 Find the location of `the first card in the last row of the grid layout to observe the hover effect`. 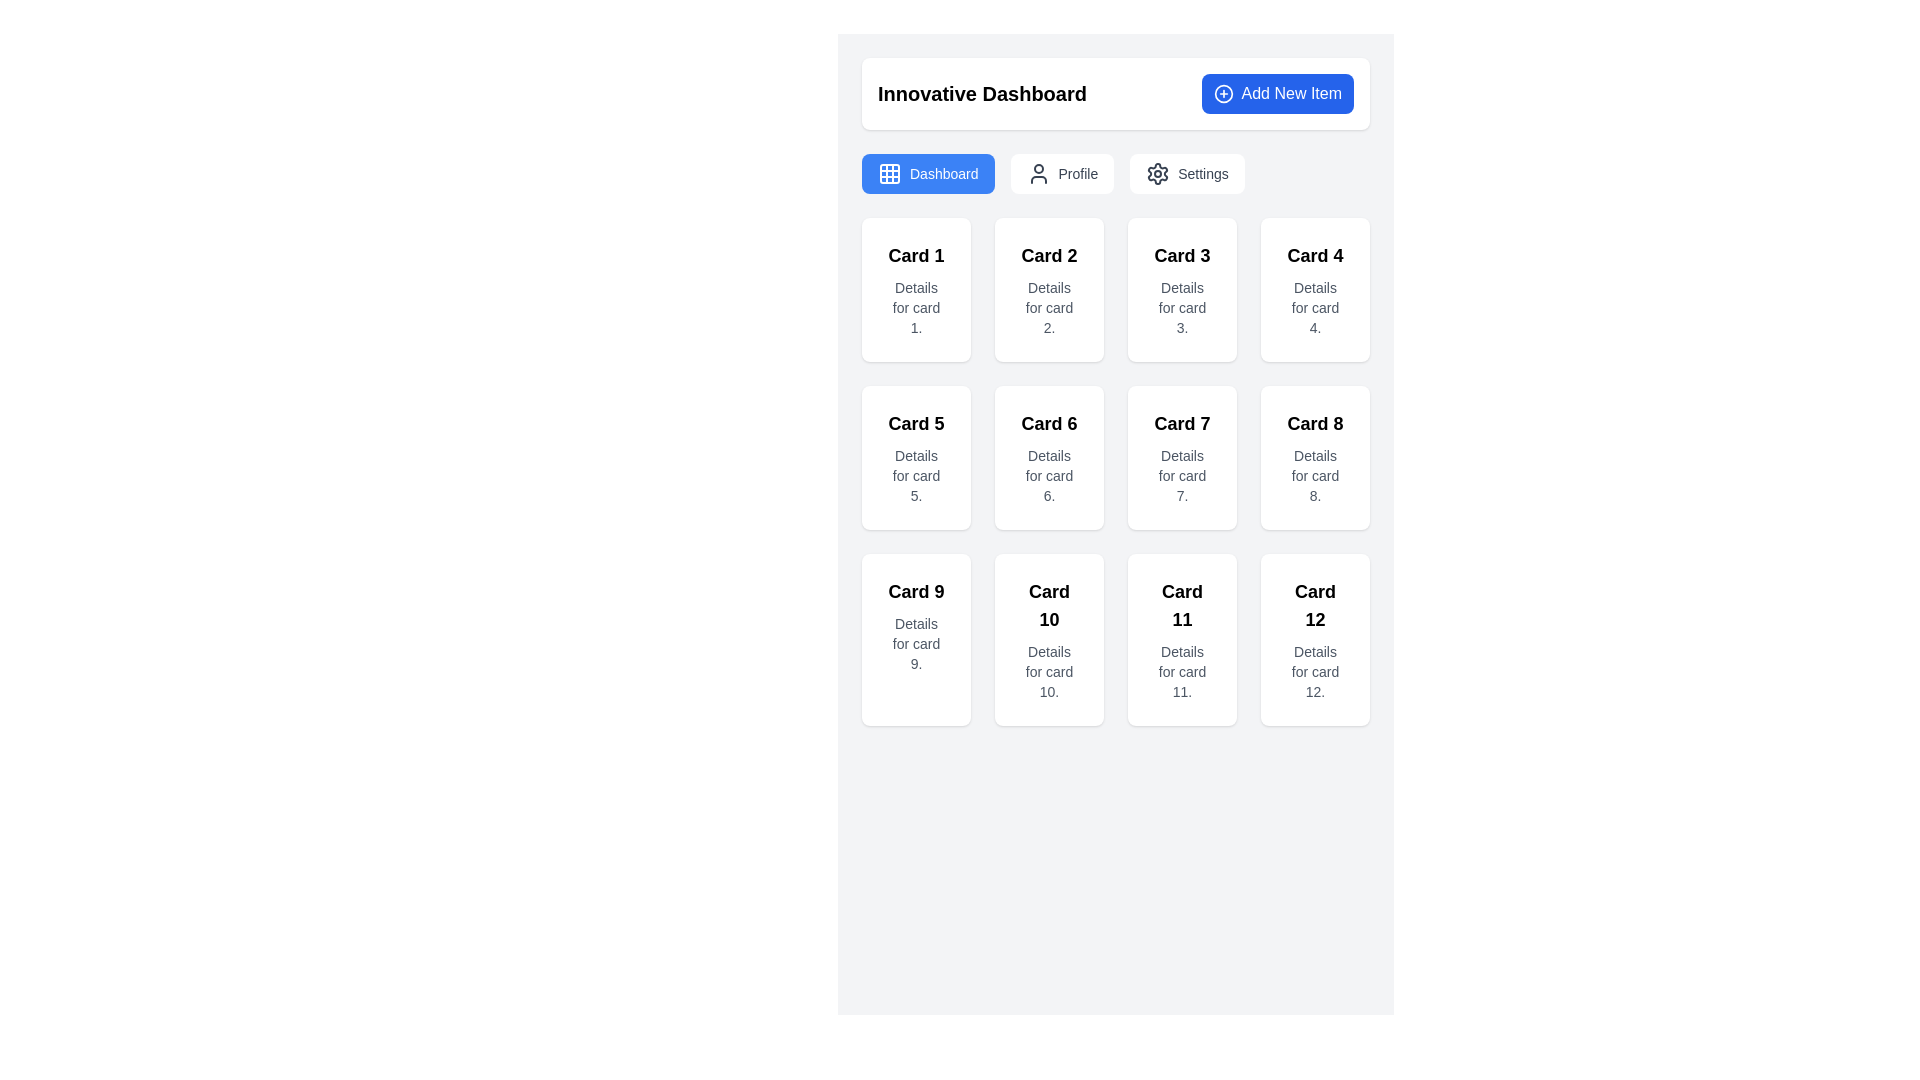

the first card in the last row of the grid layout to observe the hover effect is located at coordinates (915, 640).